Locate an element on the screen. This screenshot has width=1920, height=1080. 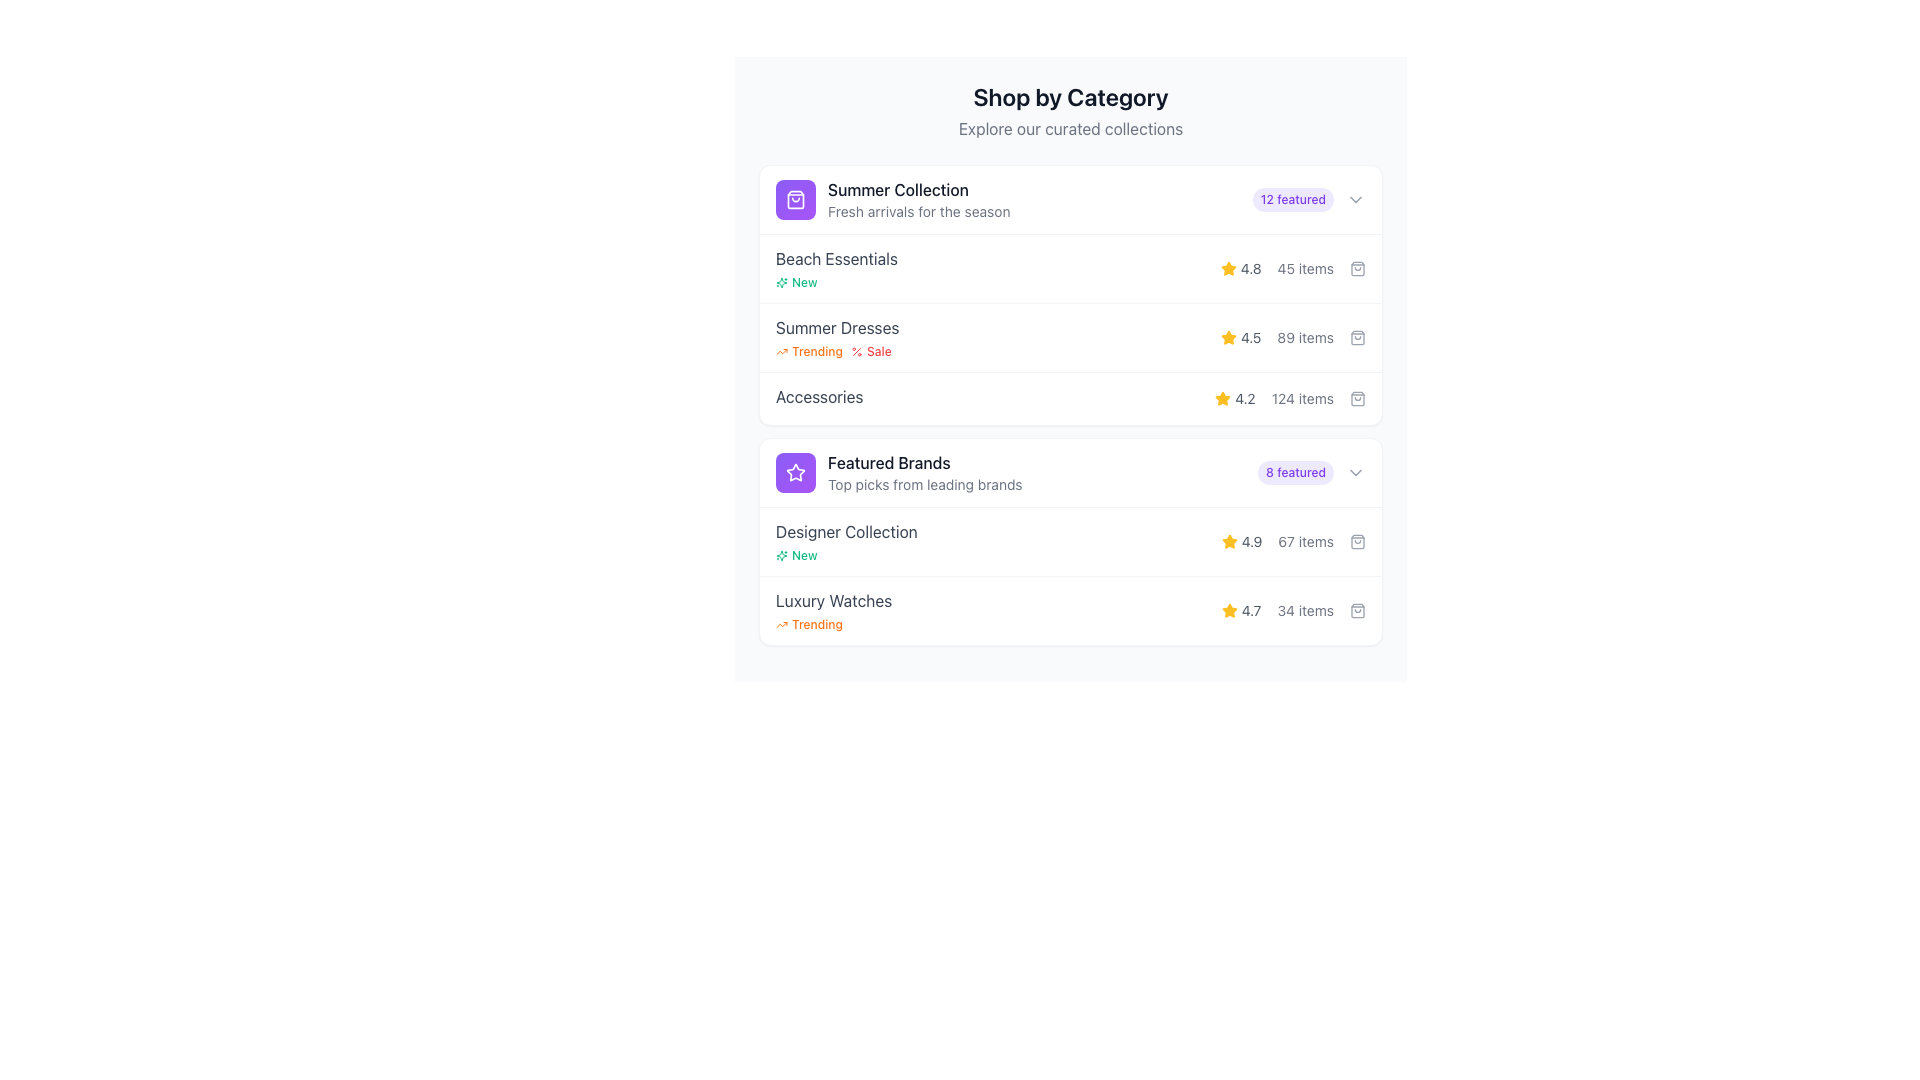
the shopping bag icon located at the far right of the 'Accessories' category row, which allows users is located at coordinates (1358, 398).